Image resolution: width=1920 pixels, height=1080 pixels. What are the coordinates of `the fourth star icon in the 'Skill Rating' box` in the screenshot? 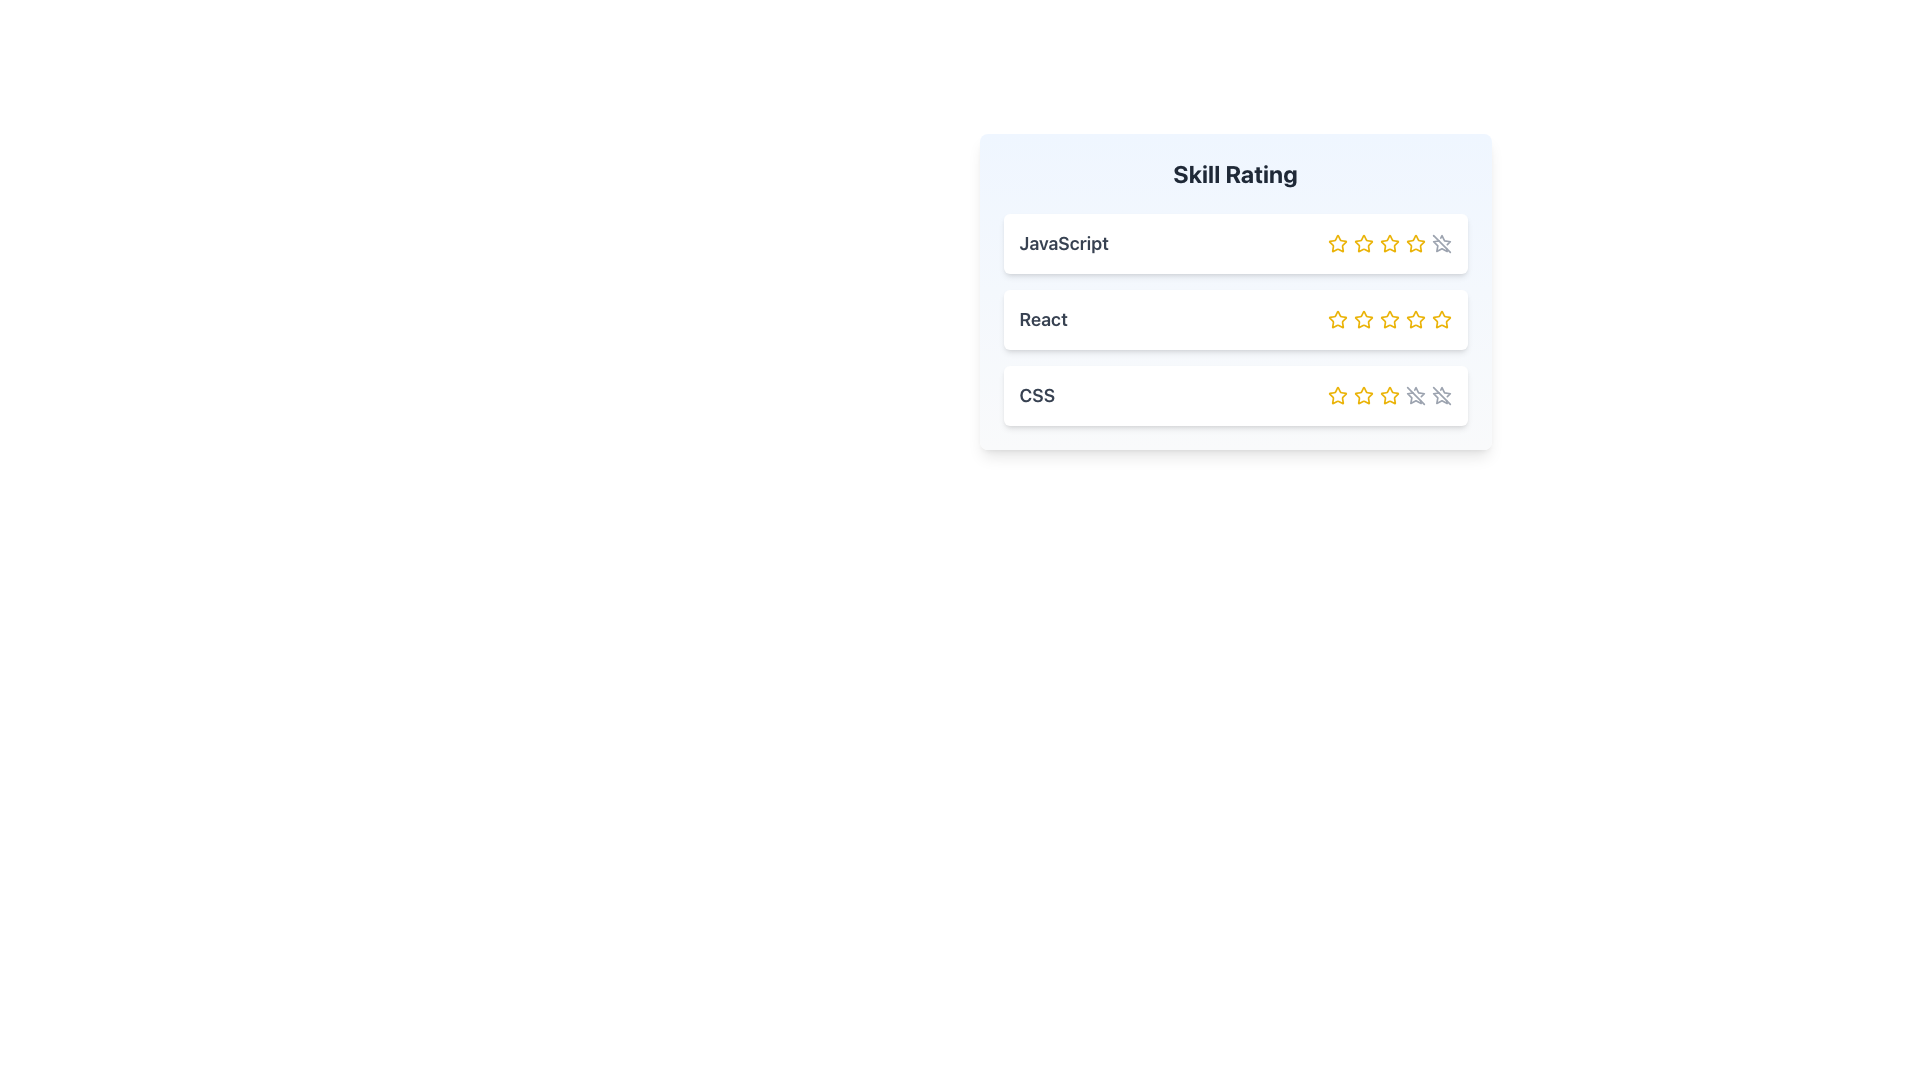 It's located at (1414, 242).